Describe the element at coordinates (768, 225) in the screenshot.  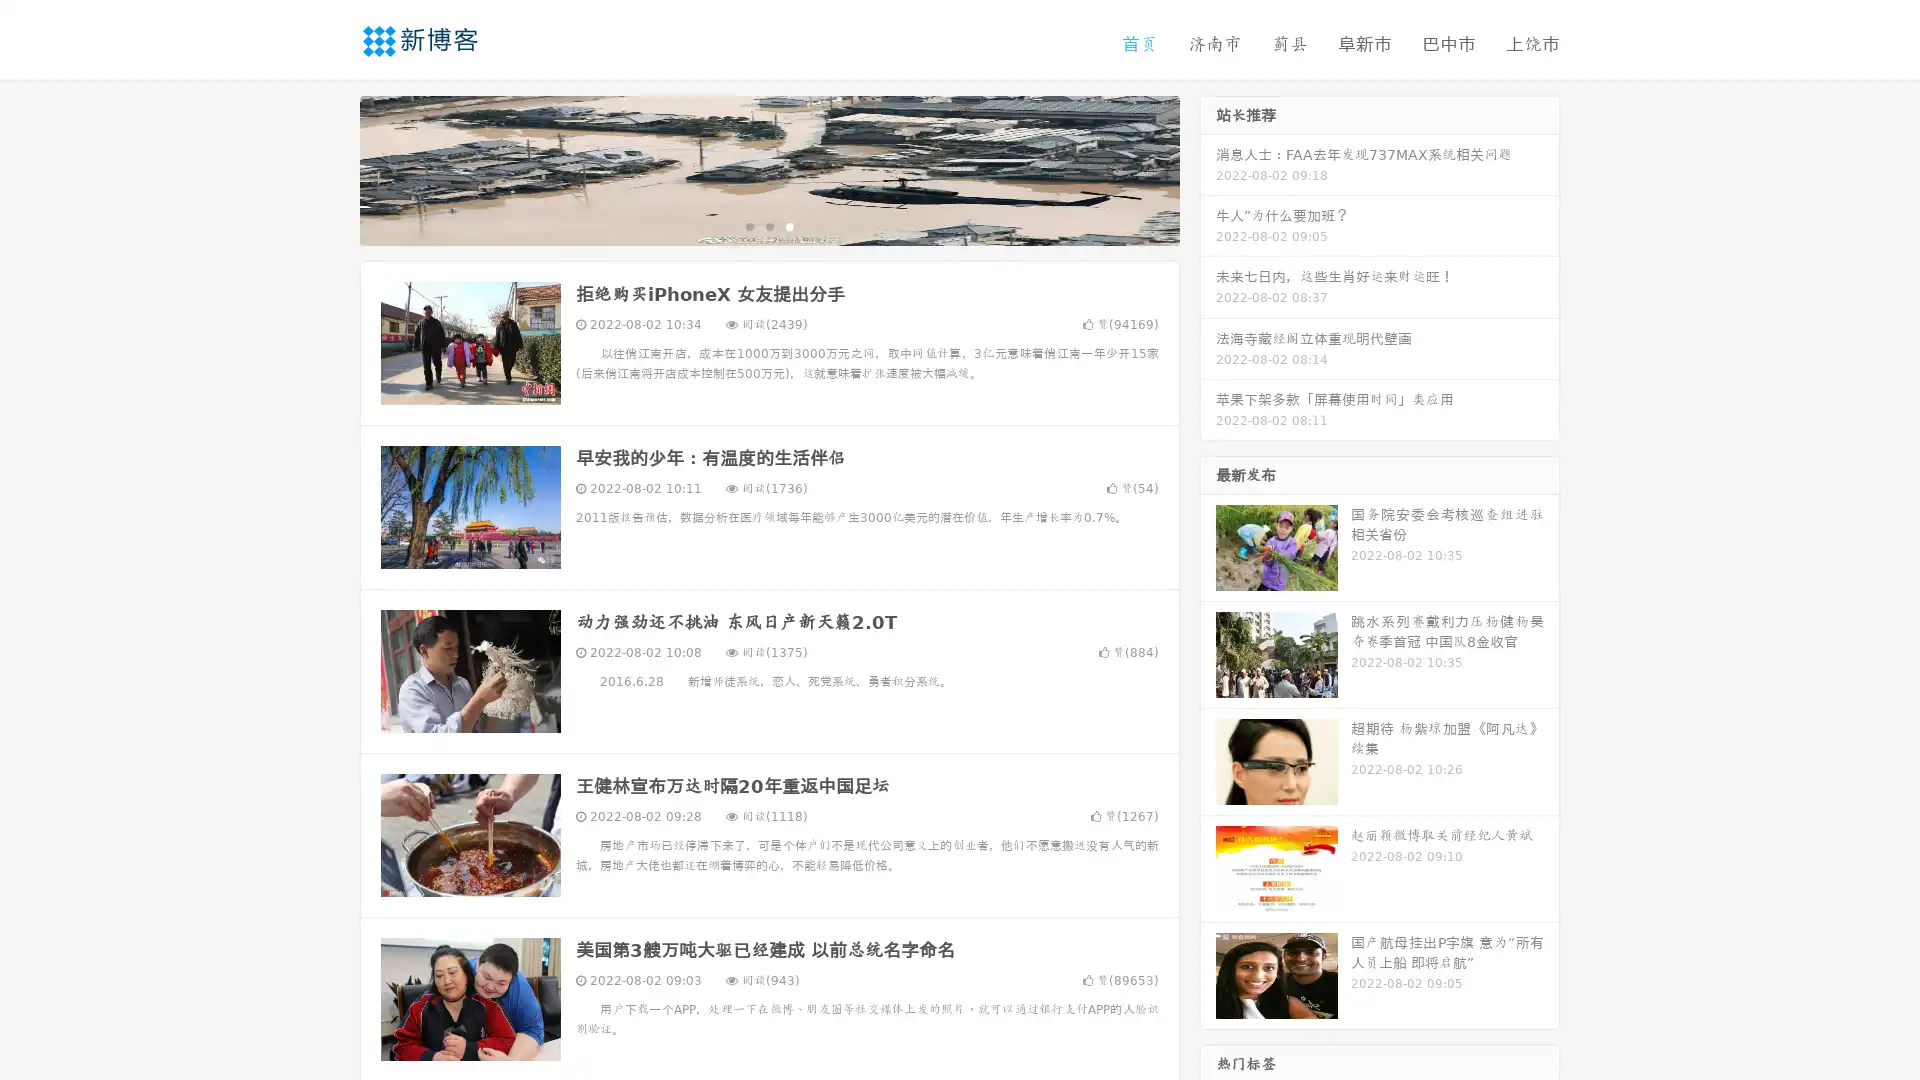
I see `Go to slide 2` at that location.